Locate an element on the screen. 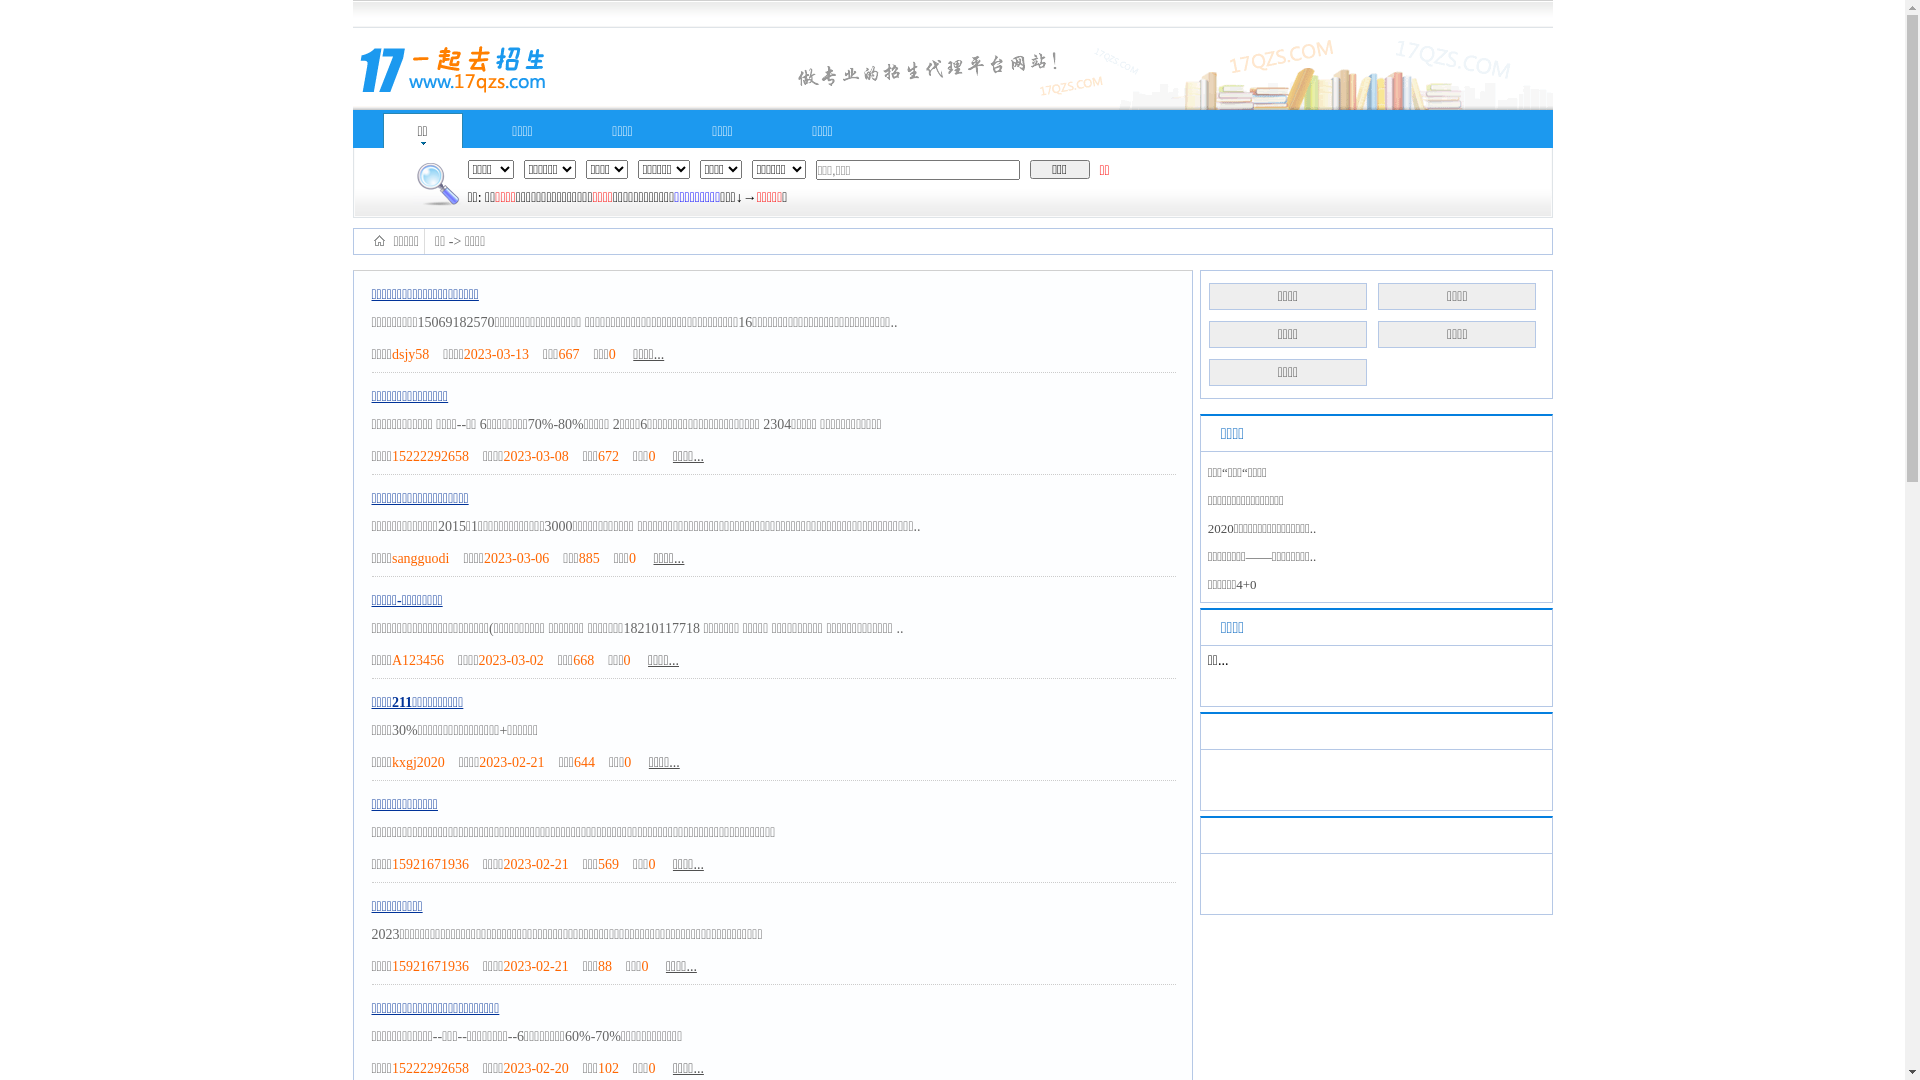 Image resolution: width=1920 pixels, height=1080 pixels. '668' is located at coordinates (571, 660).